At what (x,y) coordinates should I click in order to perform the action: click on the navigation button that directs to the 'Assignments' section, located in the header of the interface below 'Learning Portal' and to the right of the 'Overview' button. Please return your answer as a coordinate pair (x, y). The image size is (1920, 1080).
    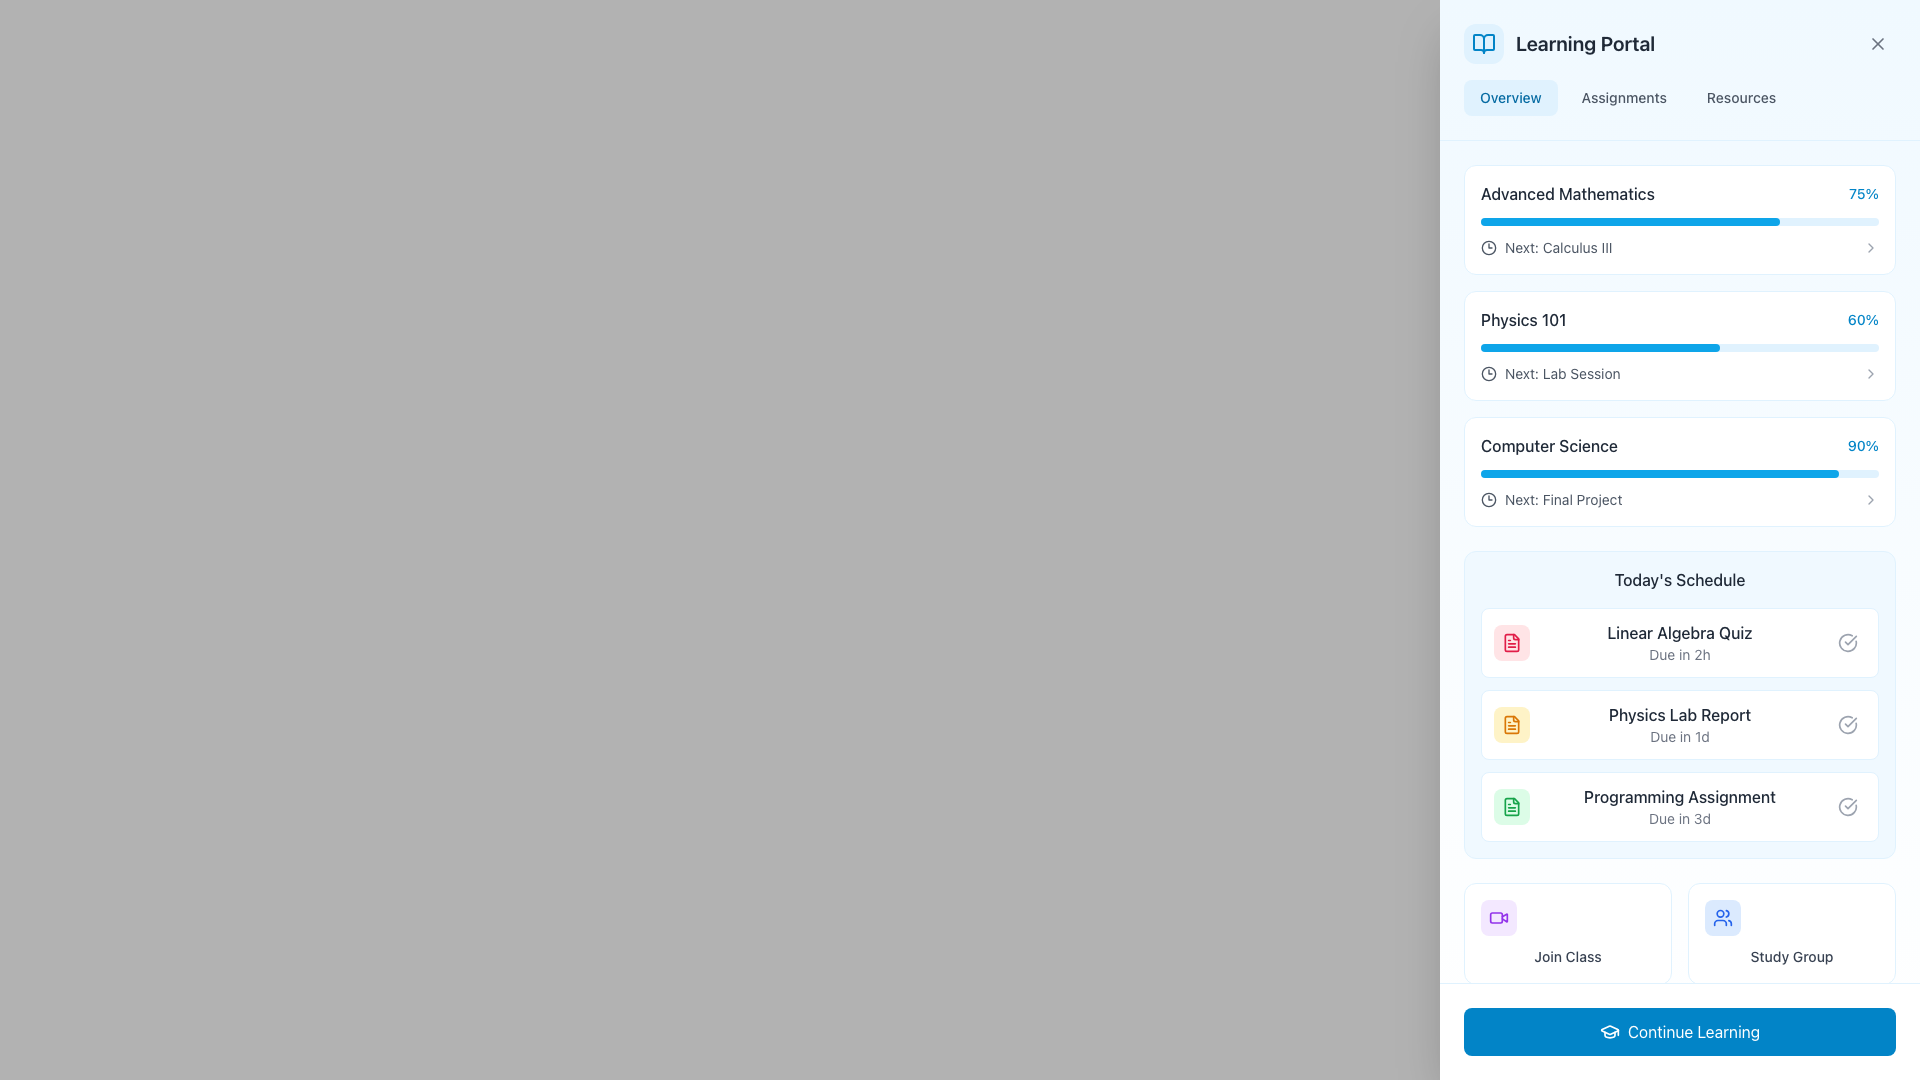
    Looking at the image, I should click on (1624, 97).